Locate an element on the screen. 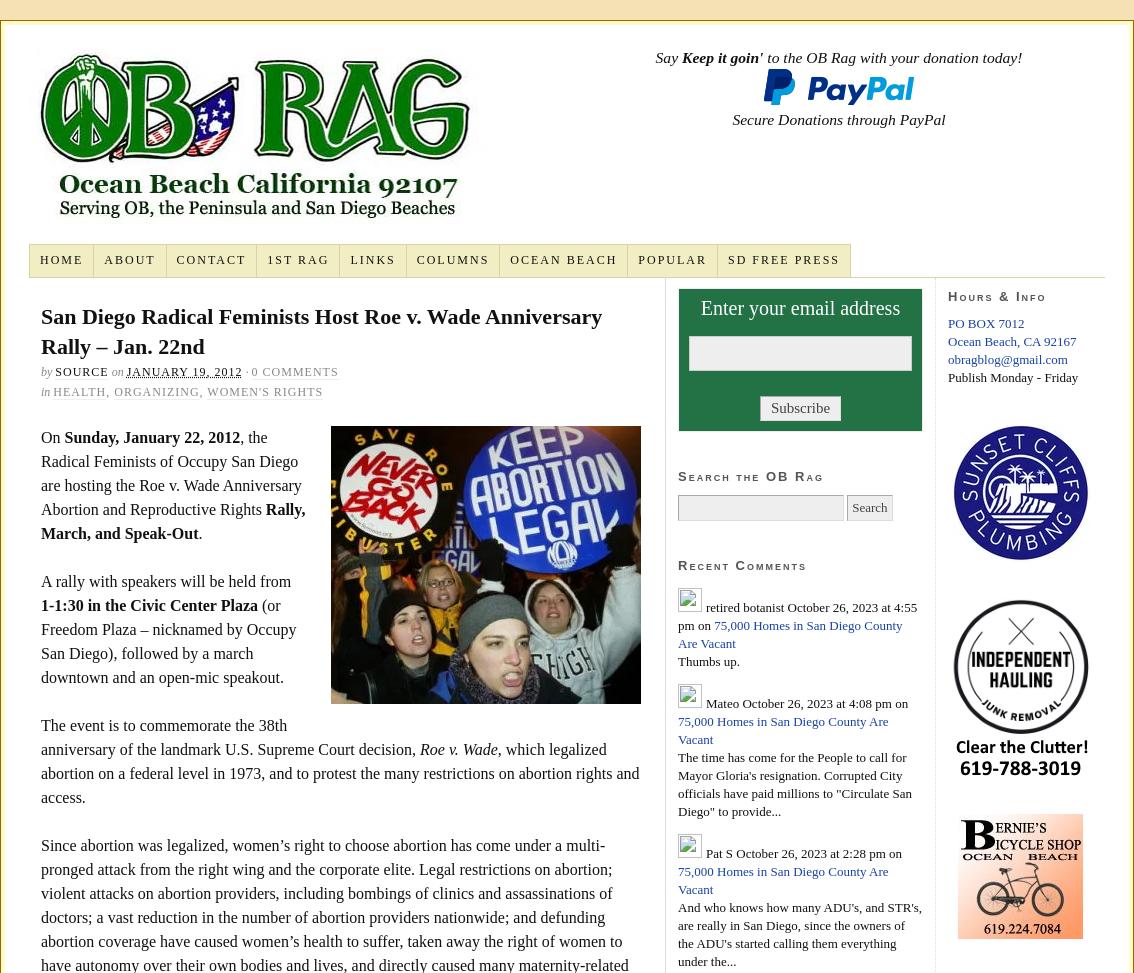 The height and width of the screenshot is (973, 1134). '1-1:30 in the Civic Center Plaza' is located at coordinates (149, 604).